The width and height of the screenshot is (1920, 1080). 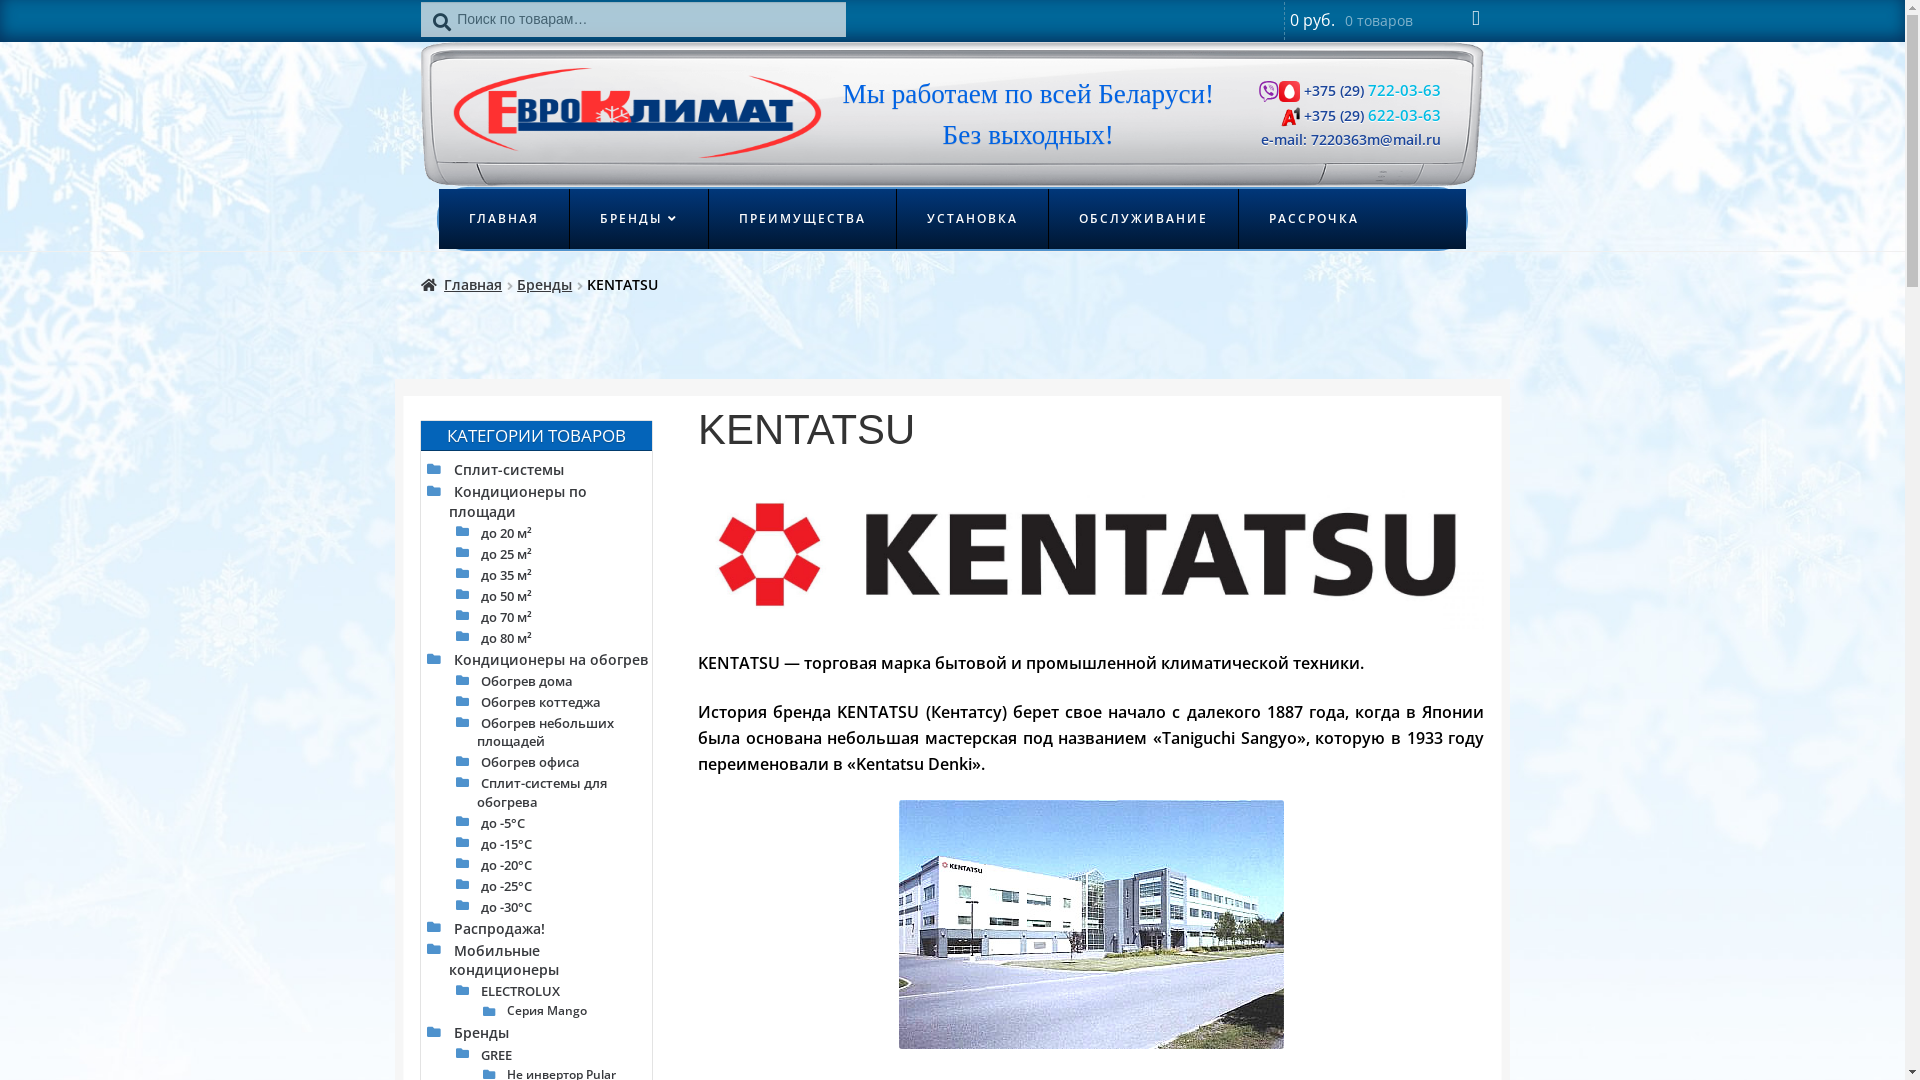 What do you see at coordinates (520, 990) in the screenshot?
I see `'ELECTROLUX'` at bounding box center [520, 990].